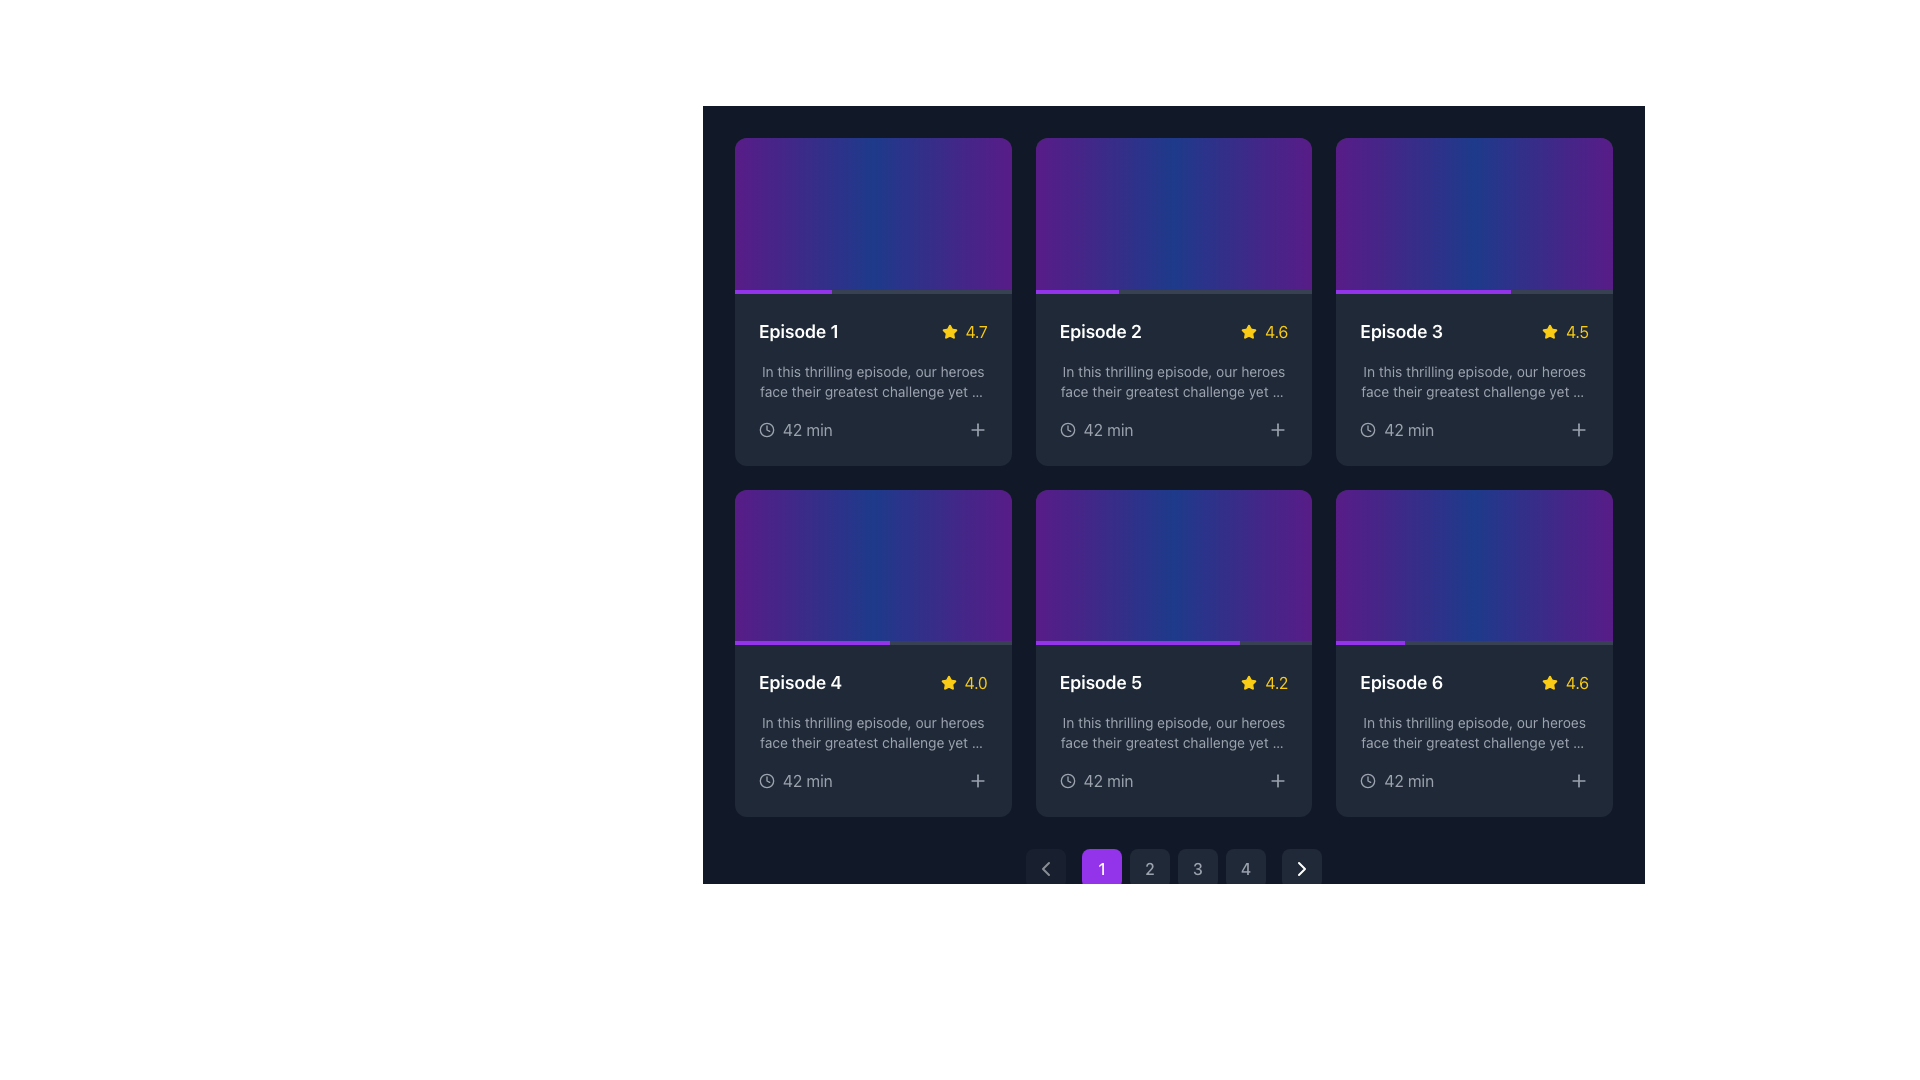 This screenshot has width=1920, height=1080. I want to click on the circular clock-shaped graphic icon located in the bottom-left corner of the fourth card, which visually represents time-related information for the '42 min' label, so click(766, 779).